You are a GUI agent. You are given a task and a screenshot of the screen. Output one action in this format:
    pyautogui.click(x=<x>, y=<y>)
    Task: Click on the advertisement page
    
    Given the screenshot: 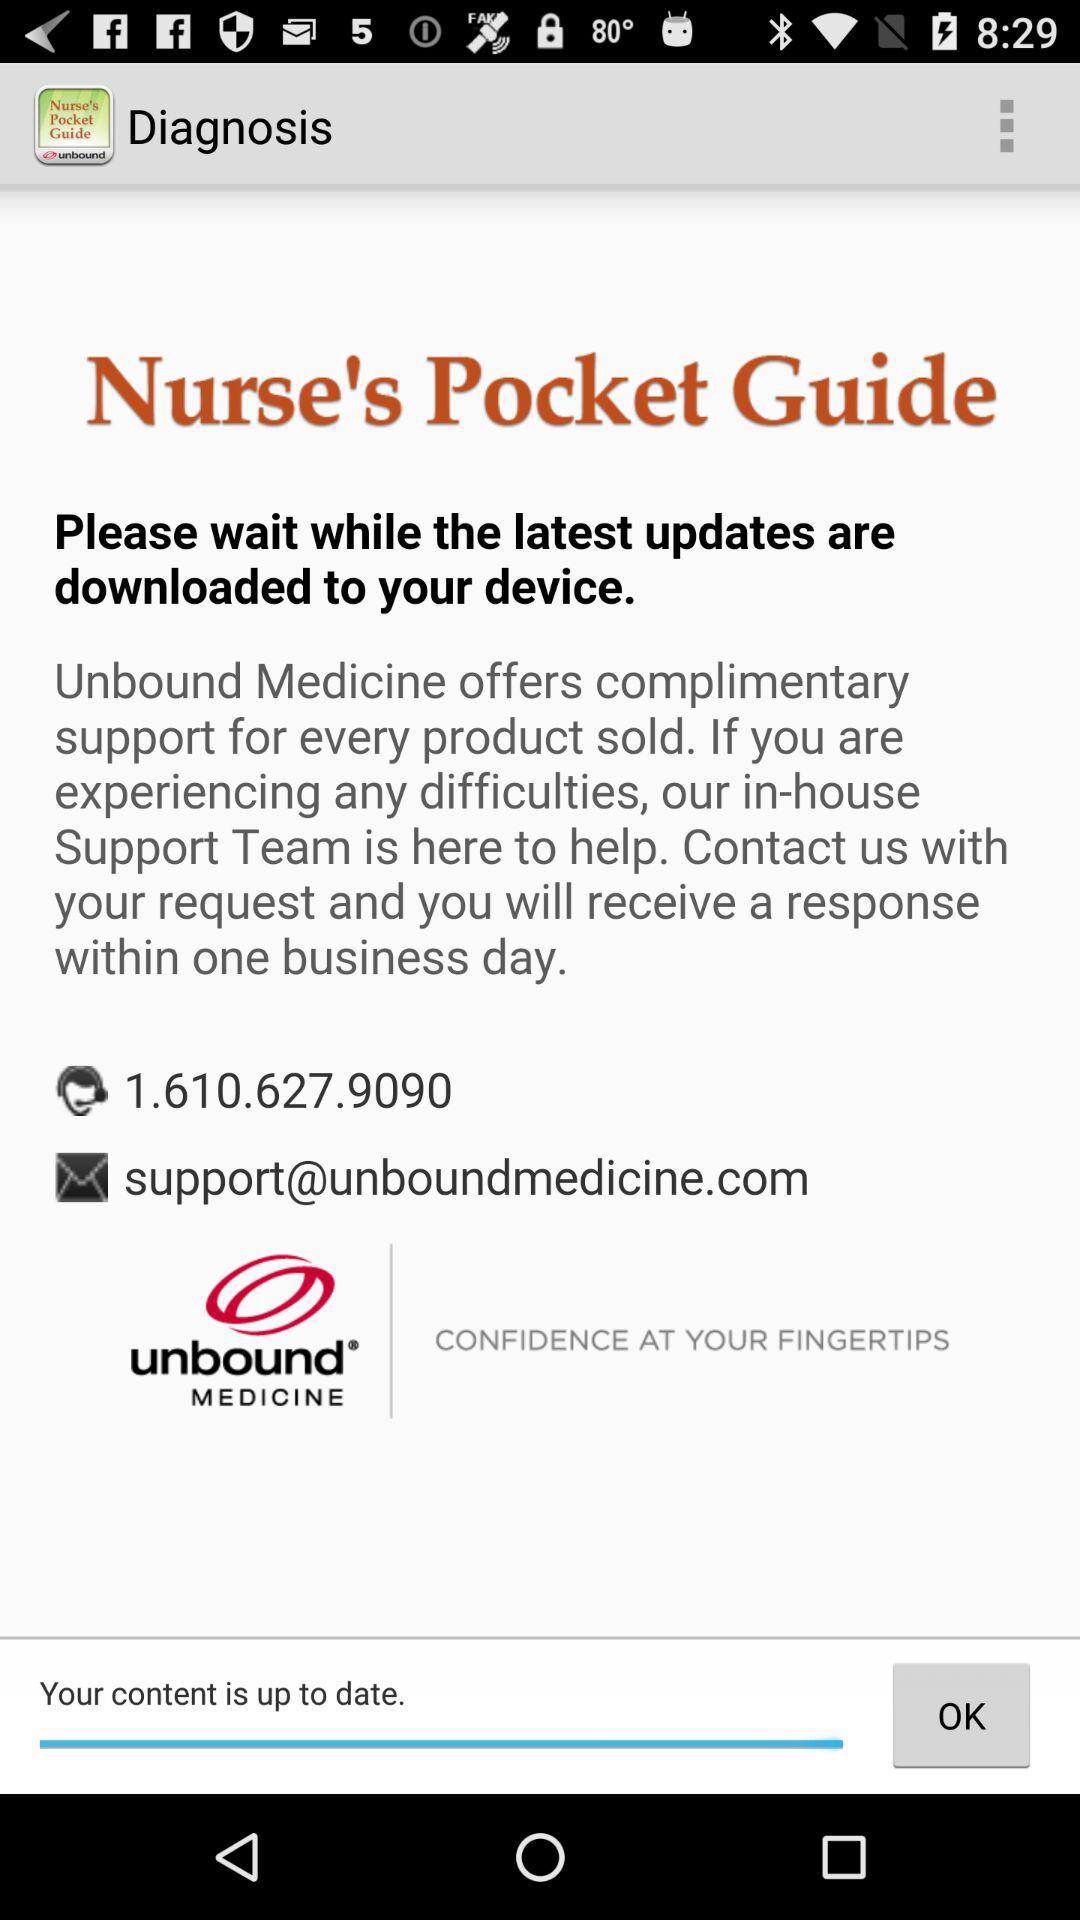 What is the action you would take?
    pyautogui.click(x=540, y=911)
    